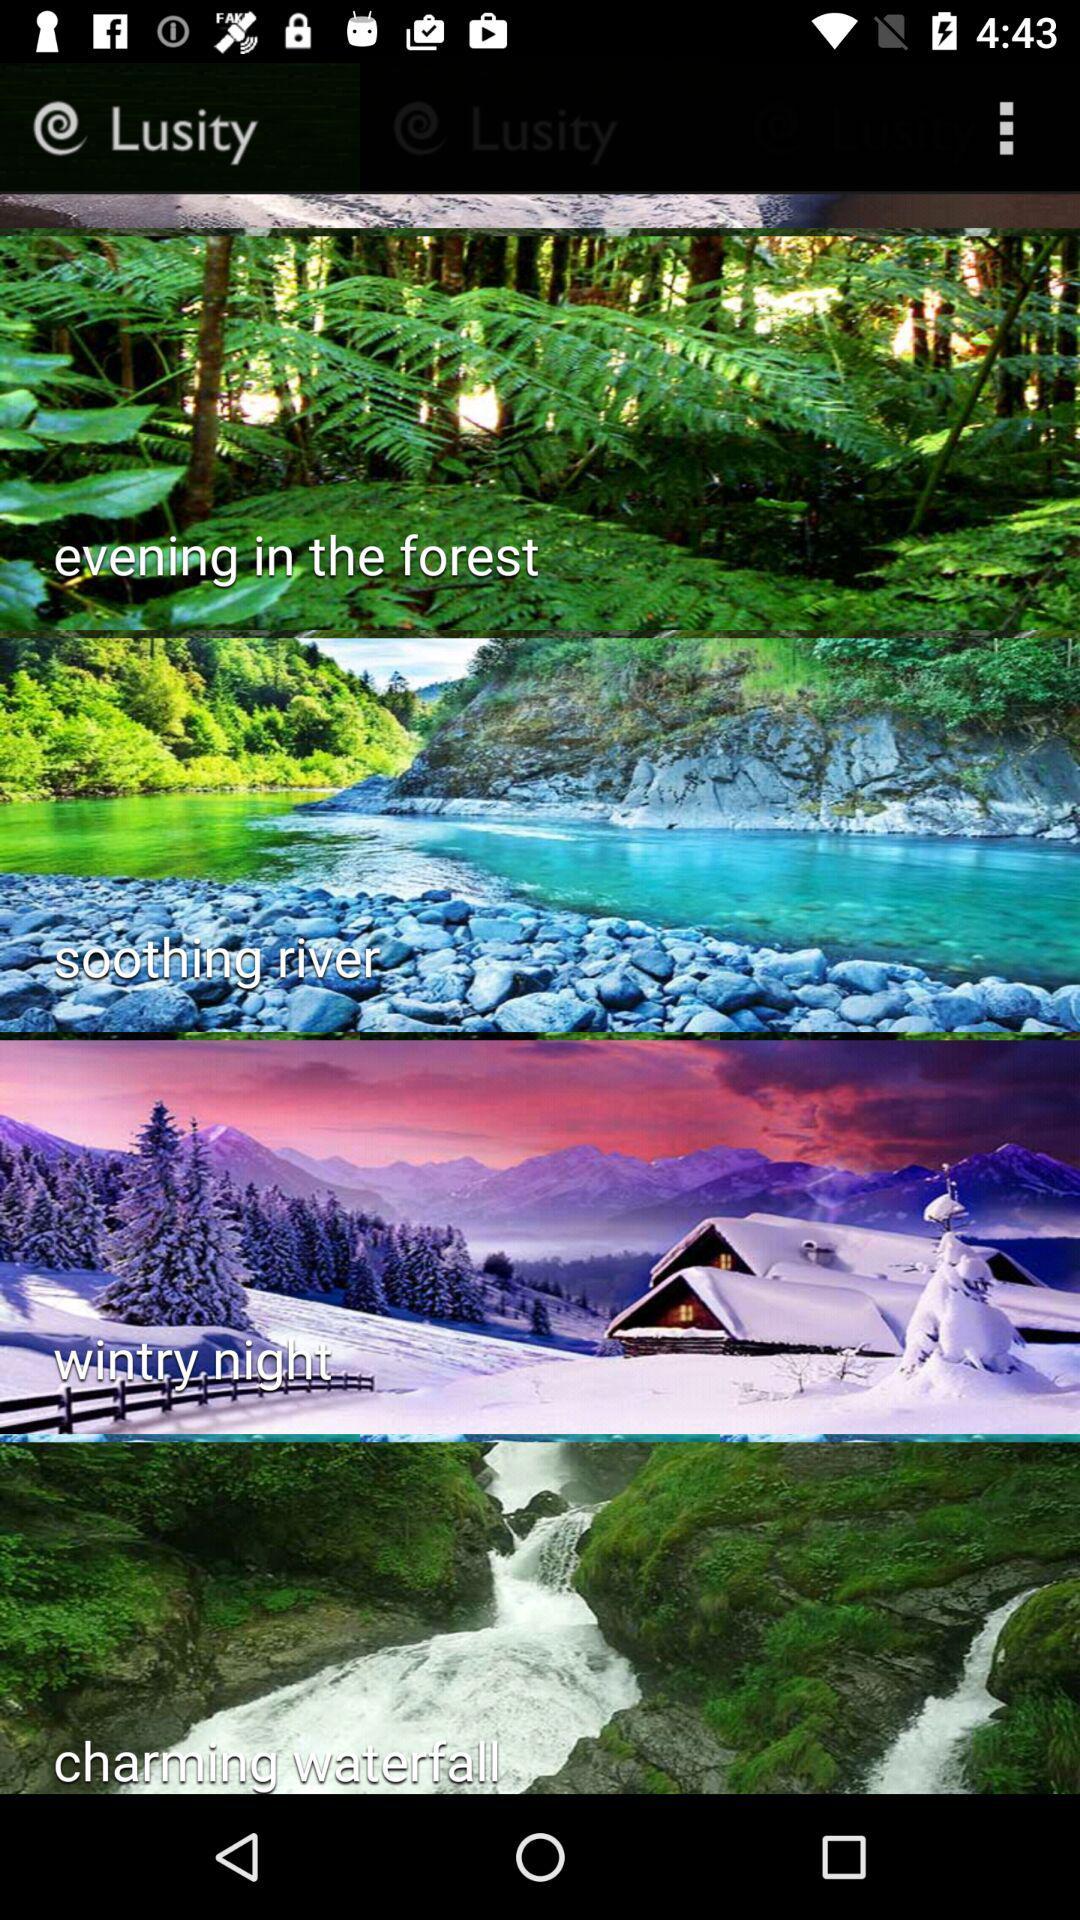  I want to click on the more icon, so click(1011, 127).